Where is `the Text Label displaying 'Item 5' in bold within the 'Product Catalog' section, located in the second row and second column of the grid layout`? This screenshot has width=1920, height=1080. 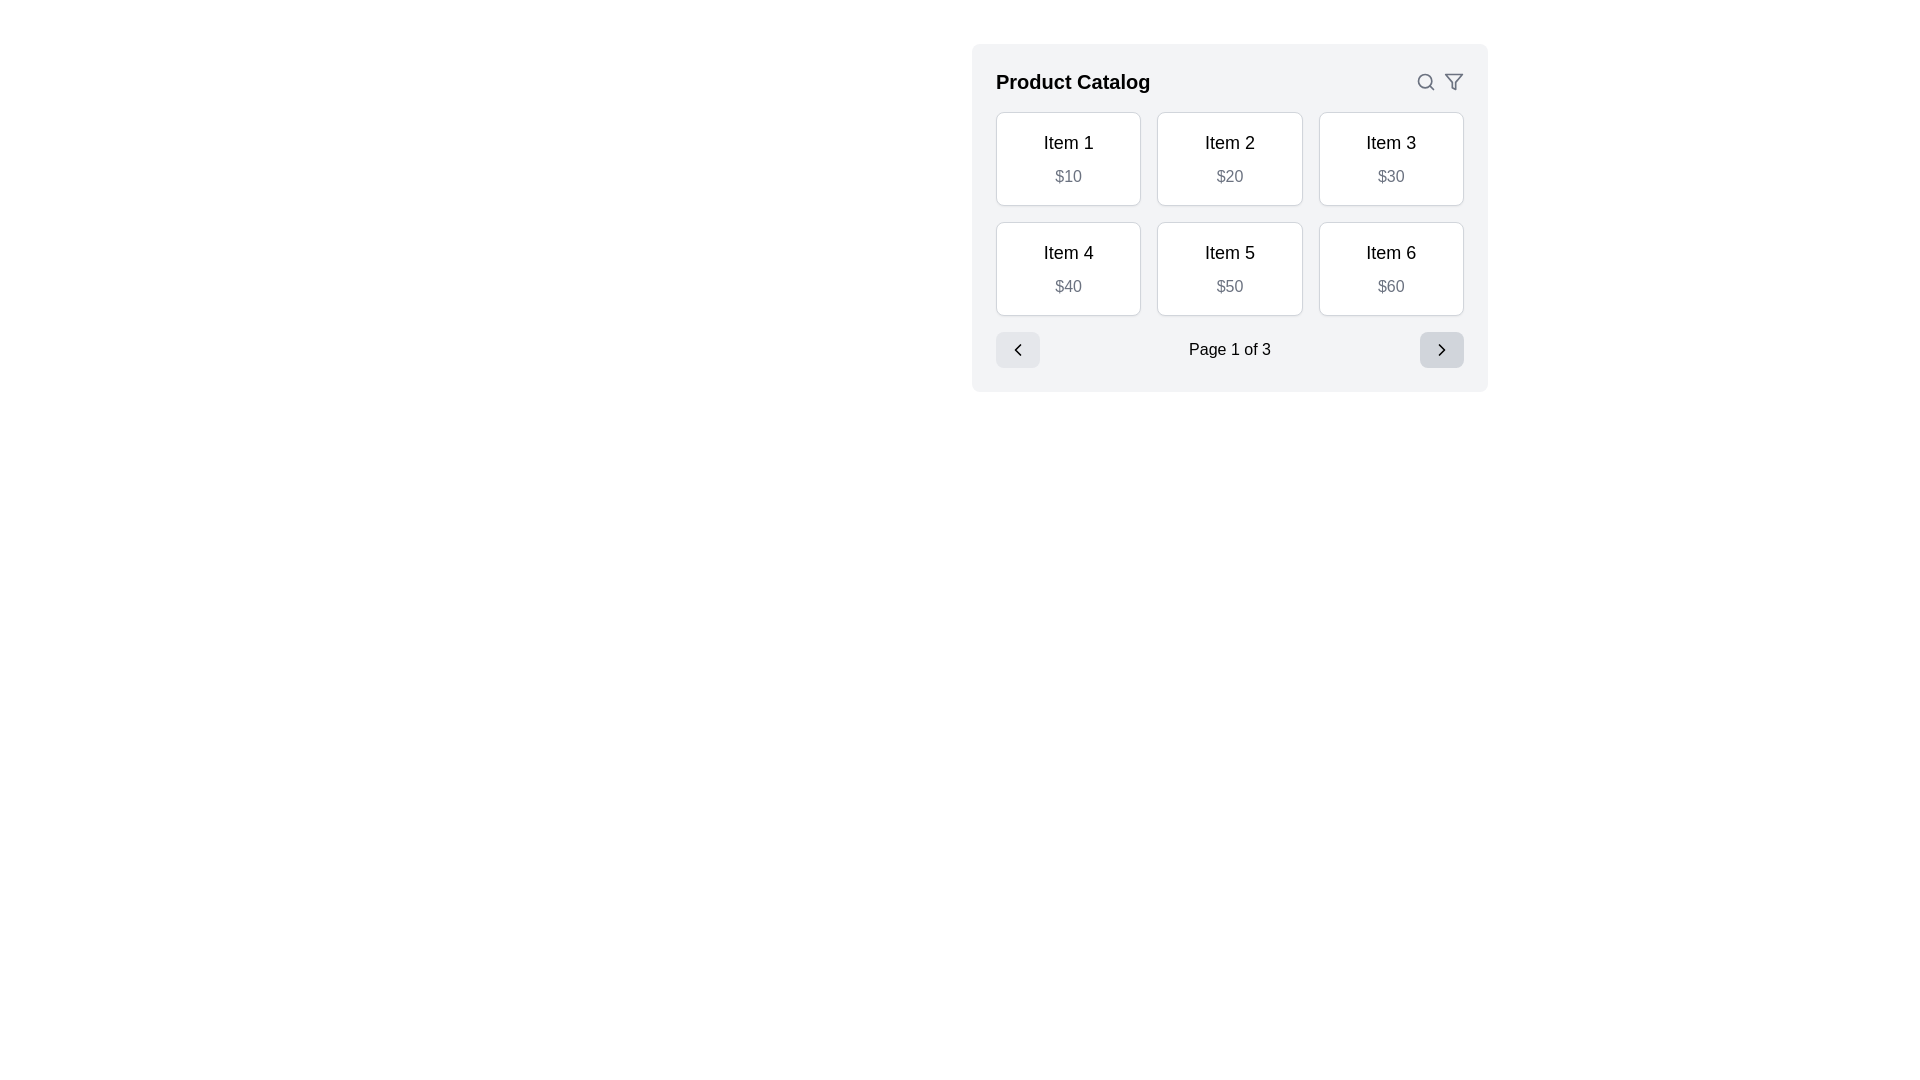
the Text Label displaying 'Item 5' in bold within the 'Product Catalog' section, located in the second row and second column of the grid layout is located at coordinates (1228, 252).